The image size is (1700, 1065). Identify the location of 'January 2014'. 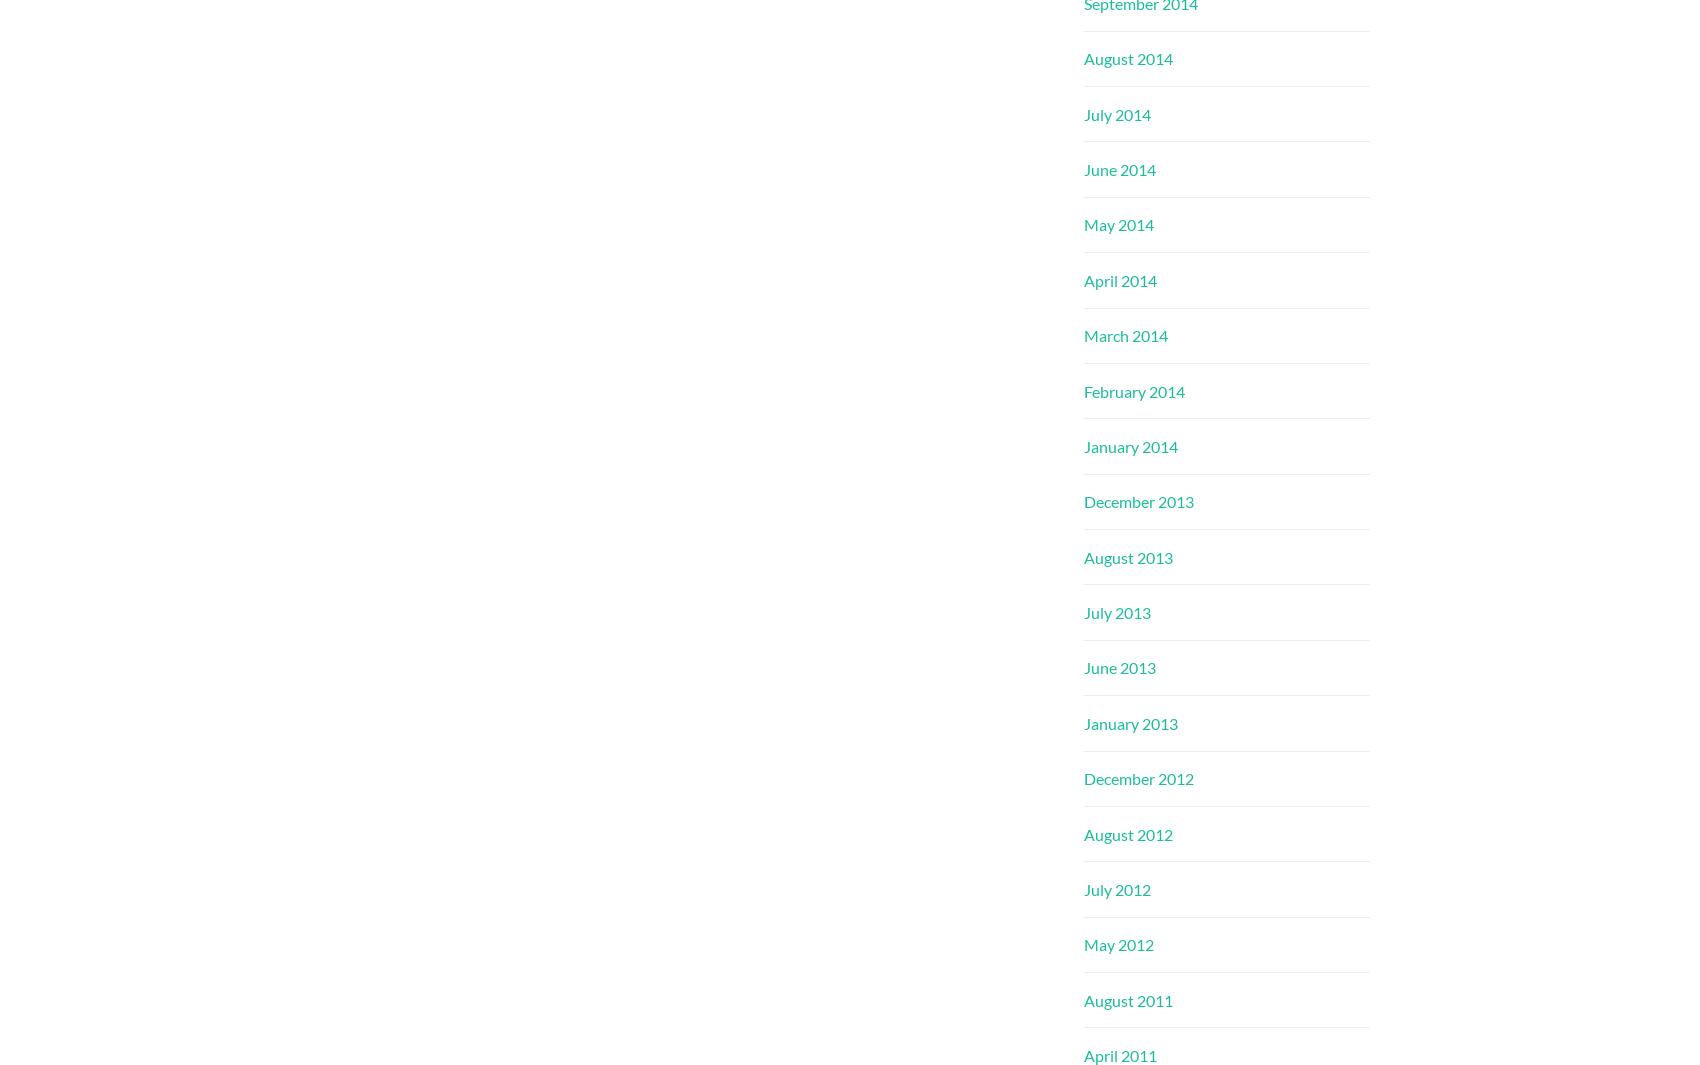
(1131, 444).